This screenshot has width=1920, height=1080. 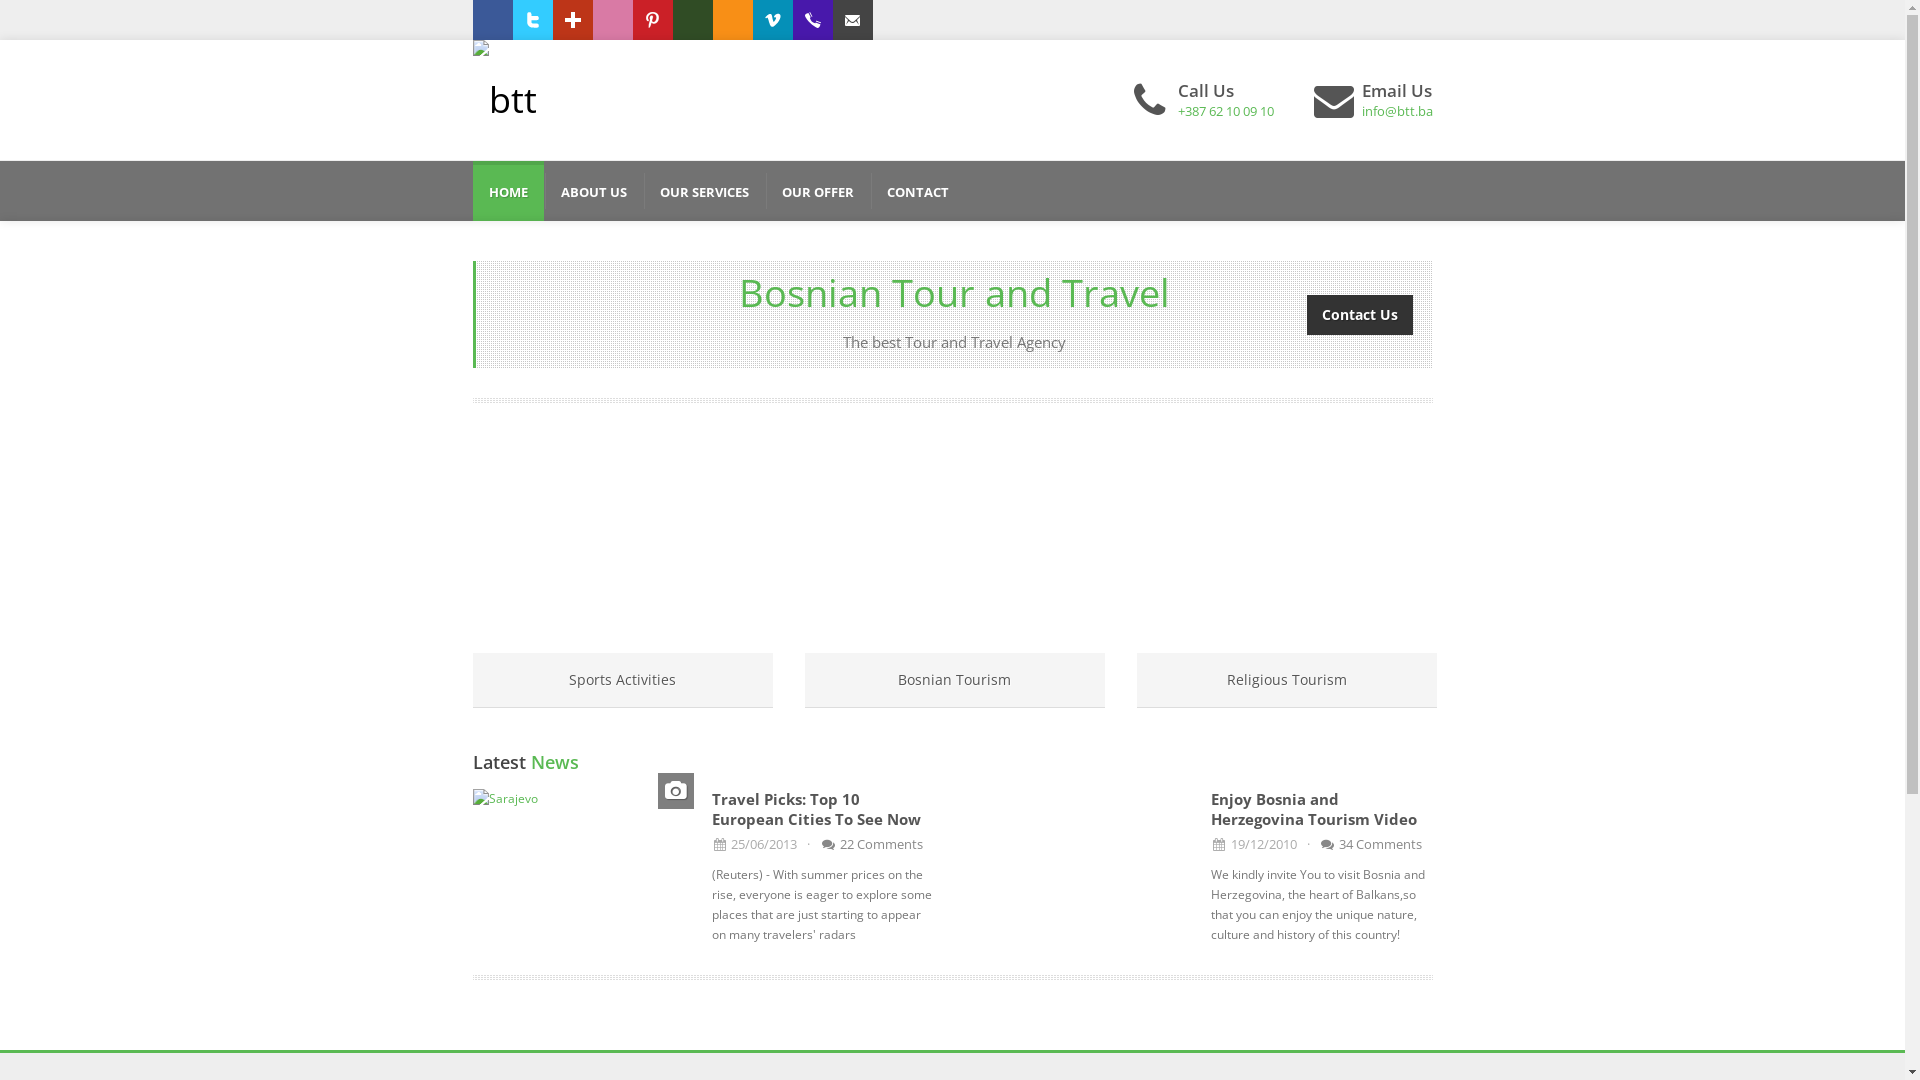 I want to click on 'Bosnian Tourism', so click(x=953, y=678).